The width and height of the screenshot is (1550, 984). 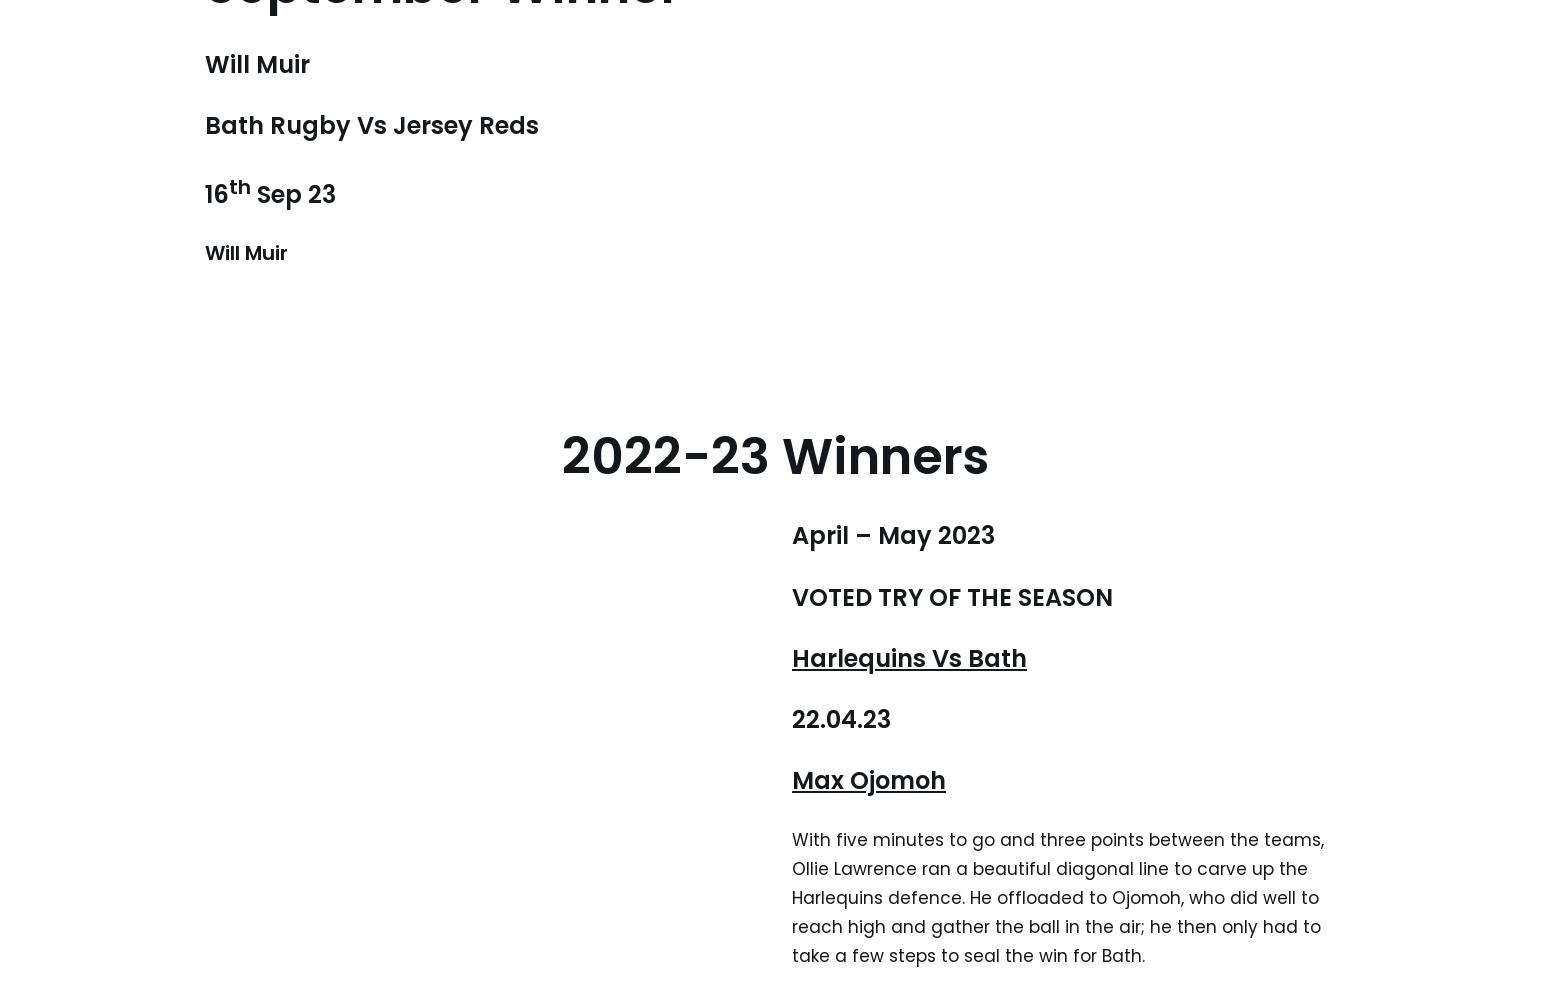 I want to click on 'Bath', so click(x=993, y=657).